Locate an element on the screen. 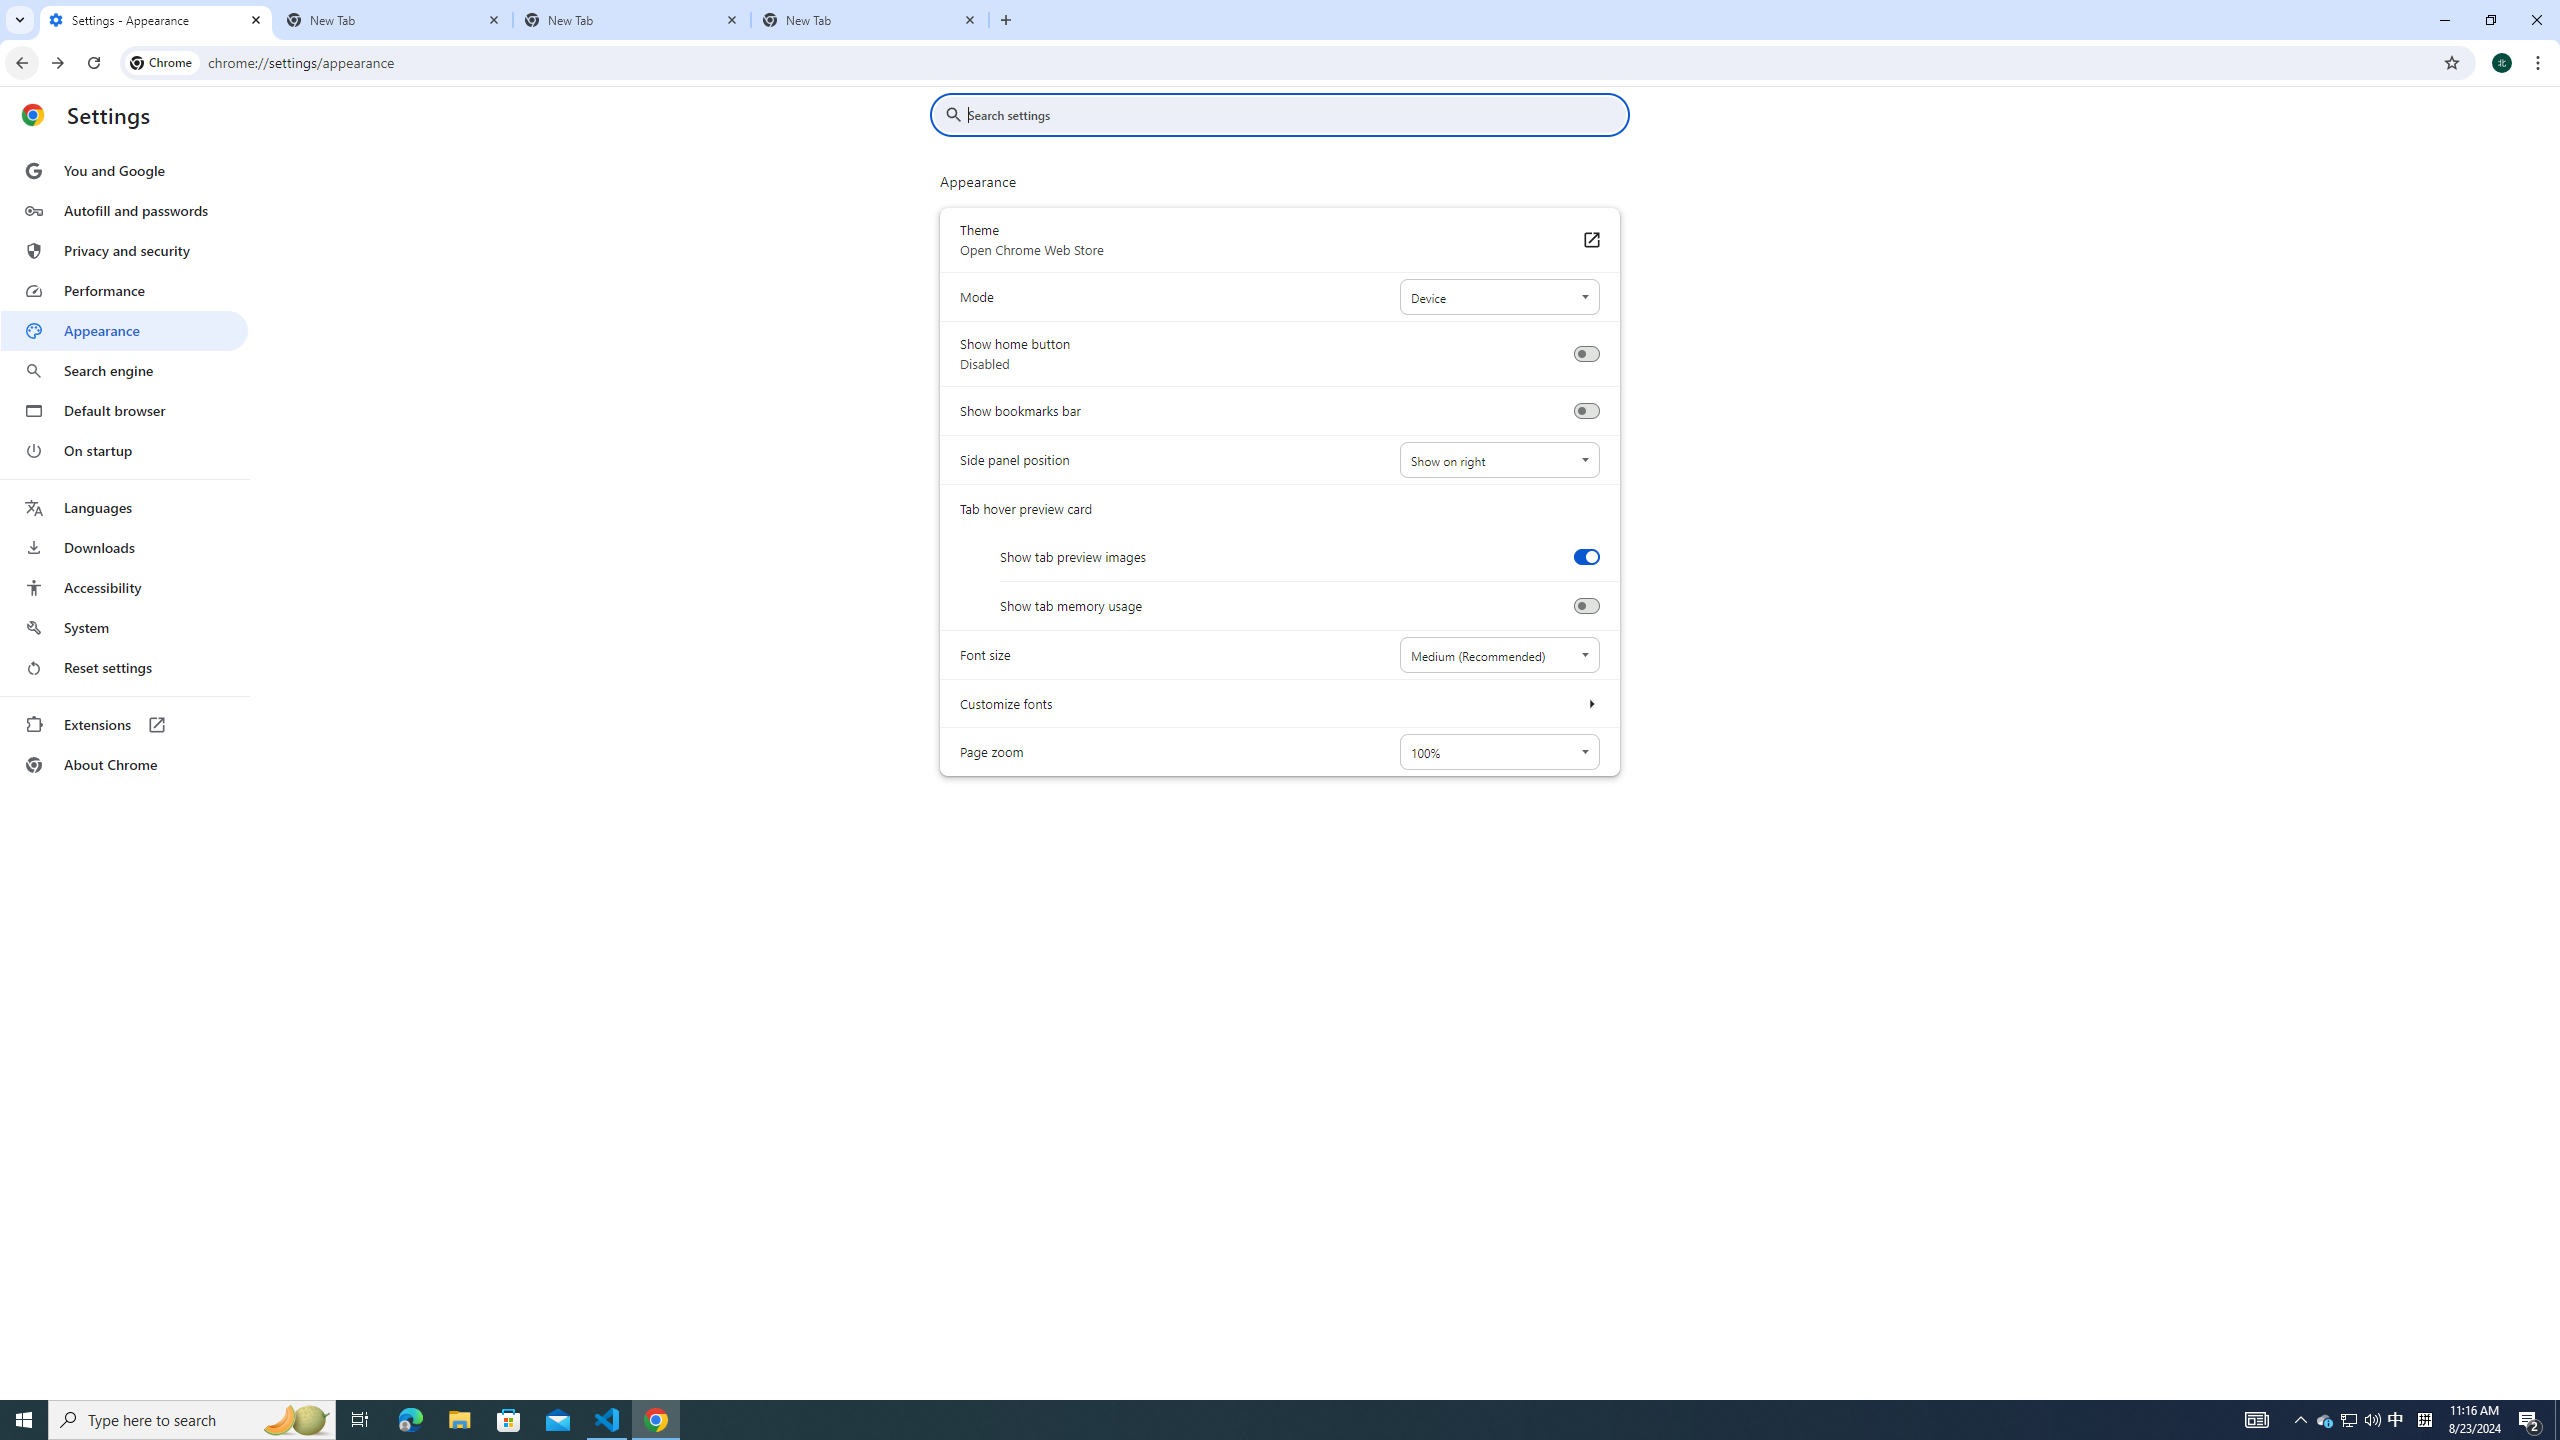  'Show bookmarks bar' is located at coordinates (1585, 410).